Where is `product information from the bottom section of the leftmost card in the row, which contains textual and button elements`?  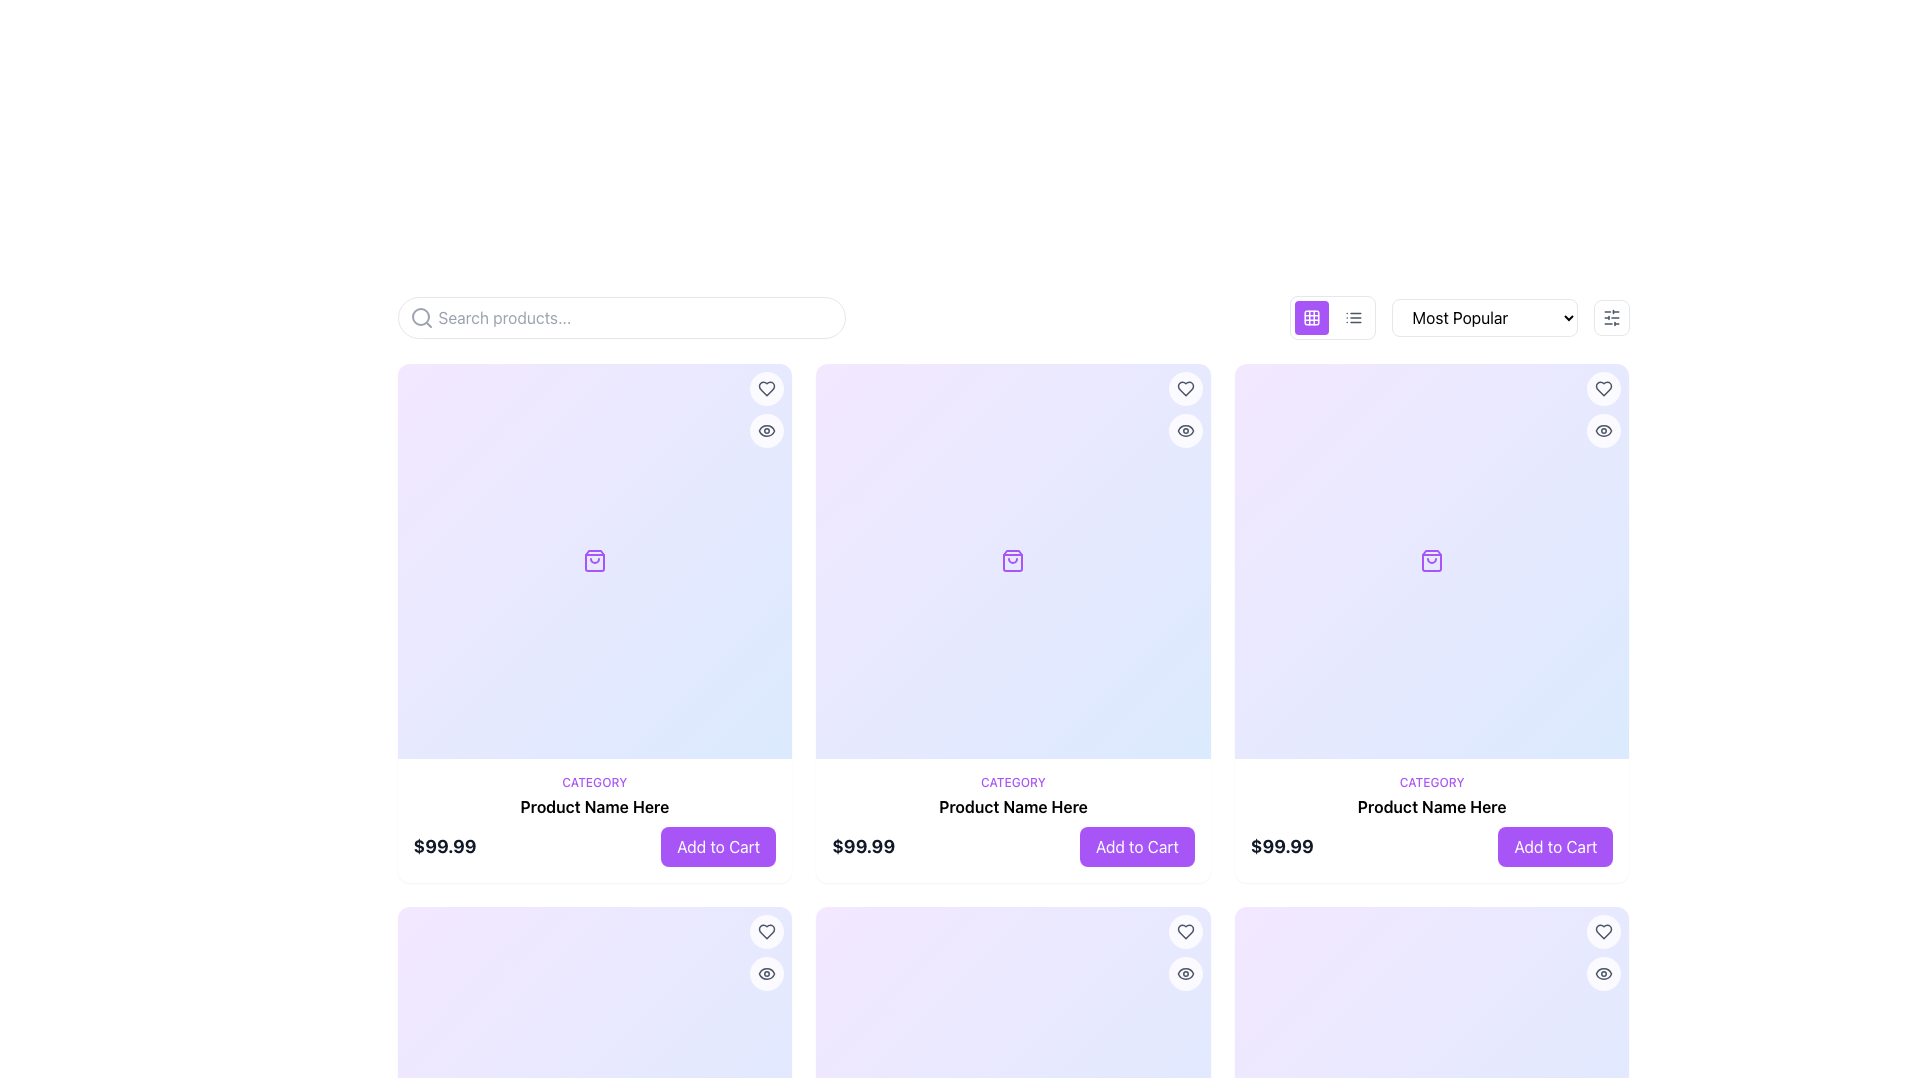 product information from the bottom section of the leftmost card in the row, which contains textual and button elements is located at coordinates (593, 820).